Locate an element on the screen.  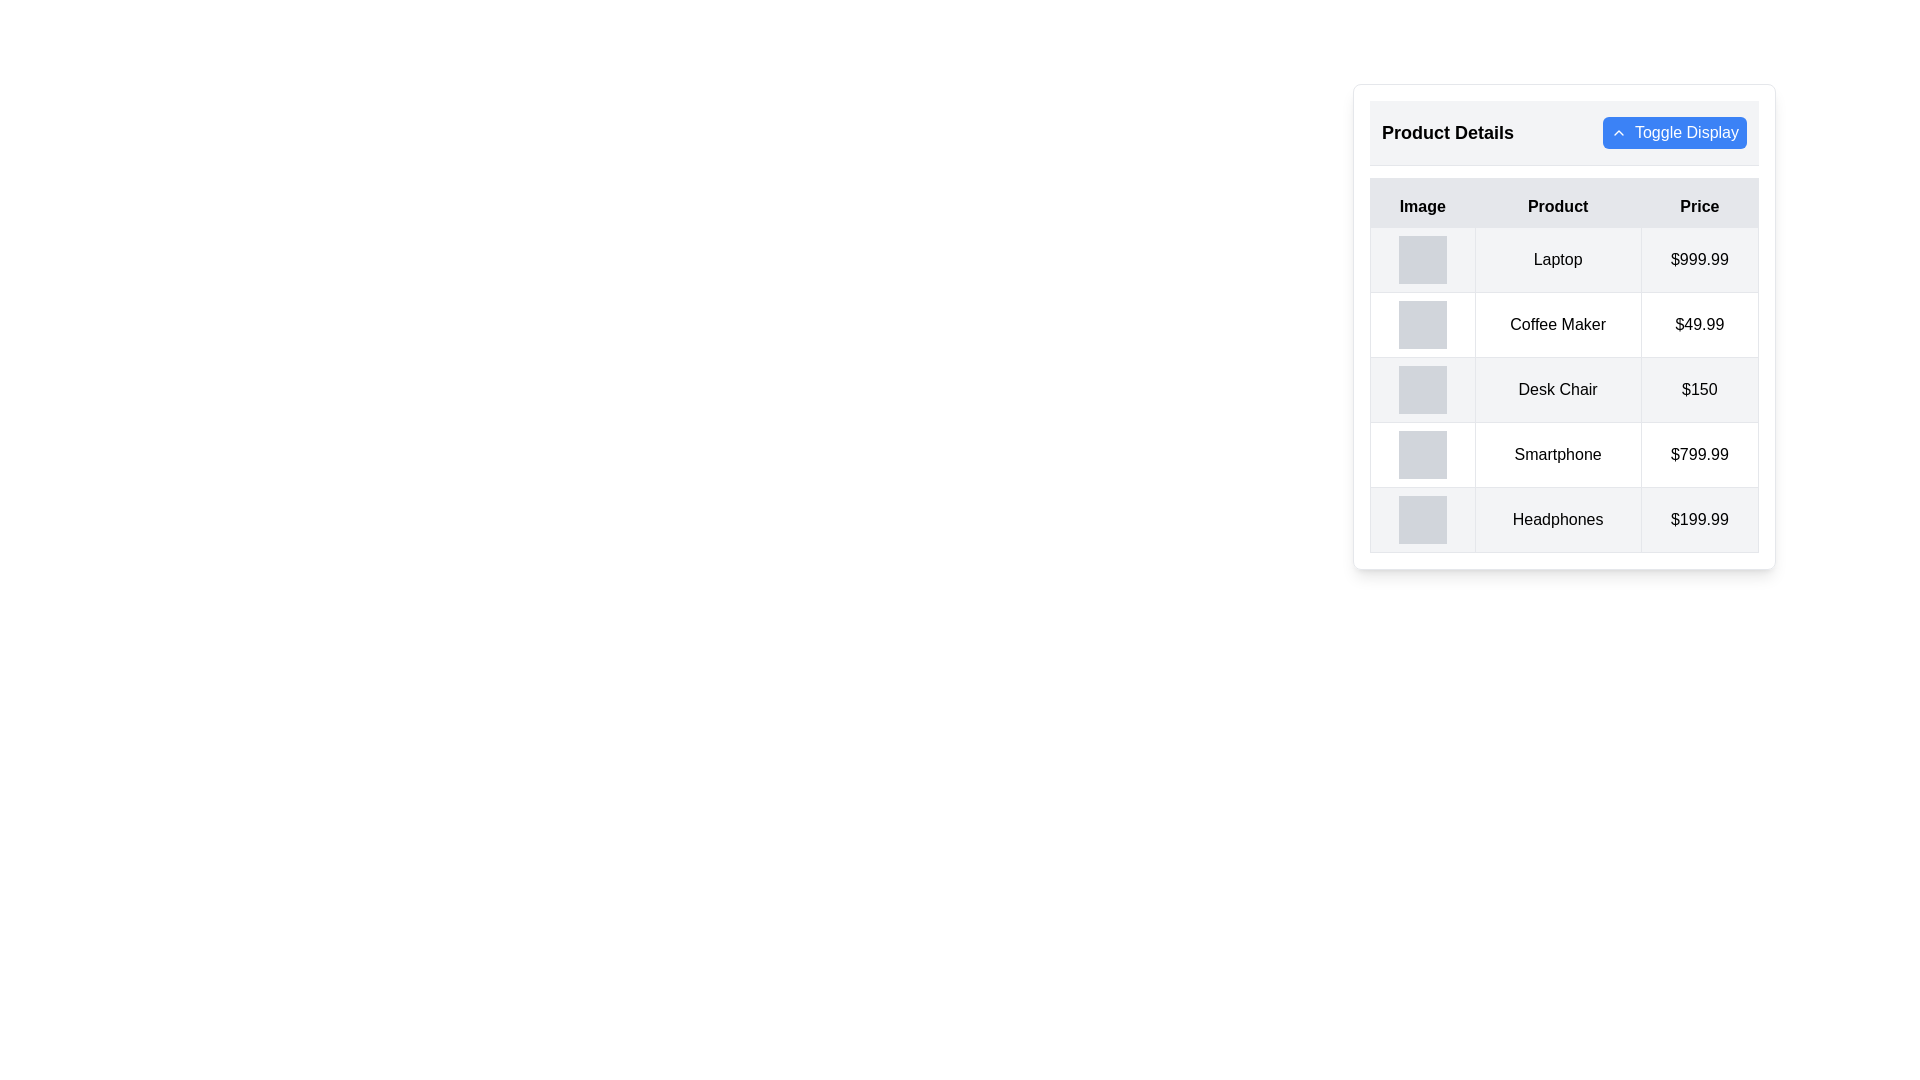
the Image placeholder located in the 'Image' column of the table next to the 'Smartphone' row by moving the cursor to its center point is located at coordinates (1421, 455).